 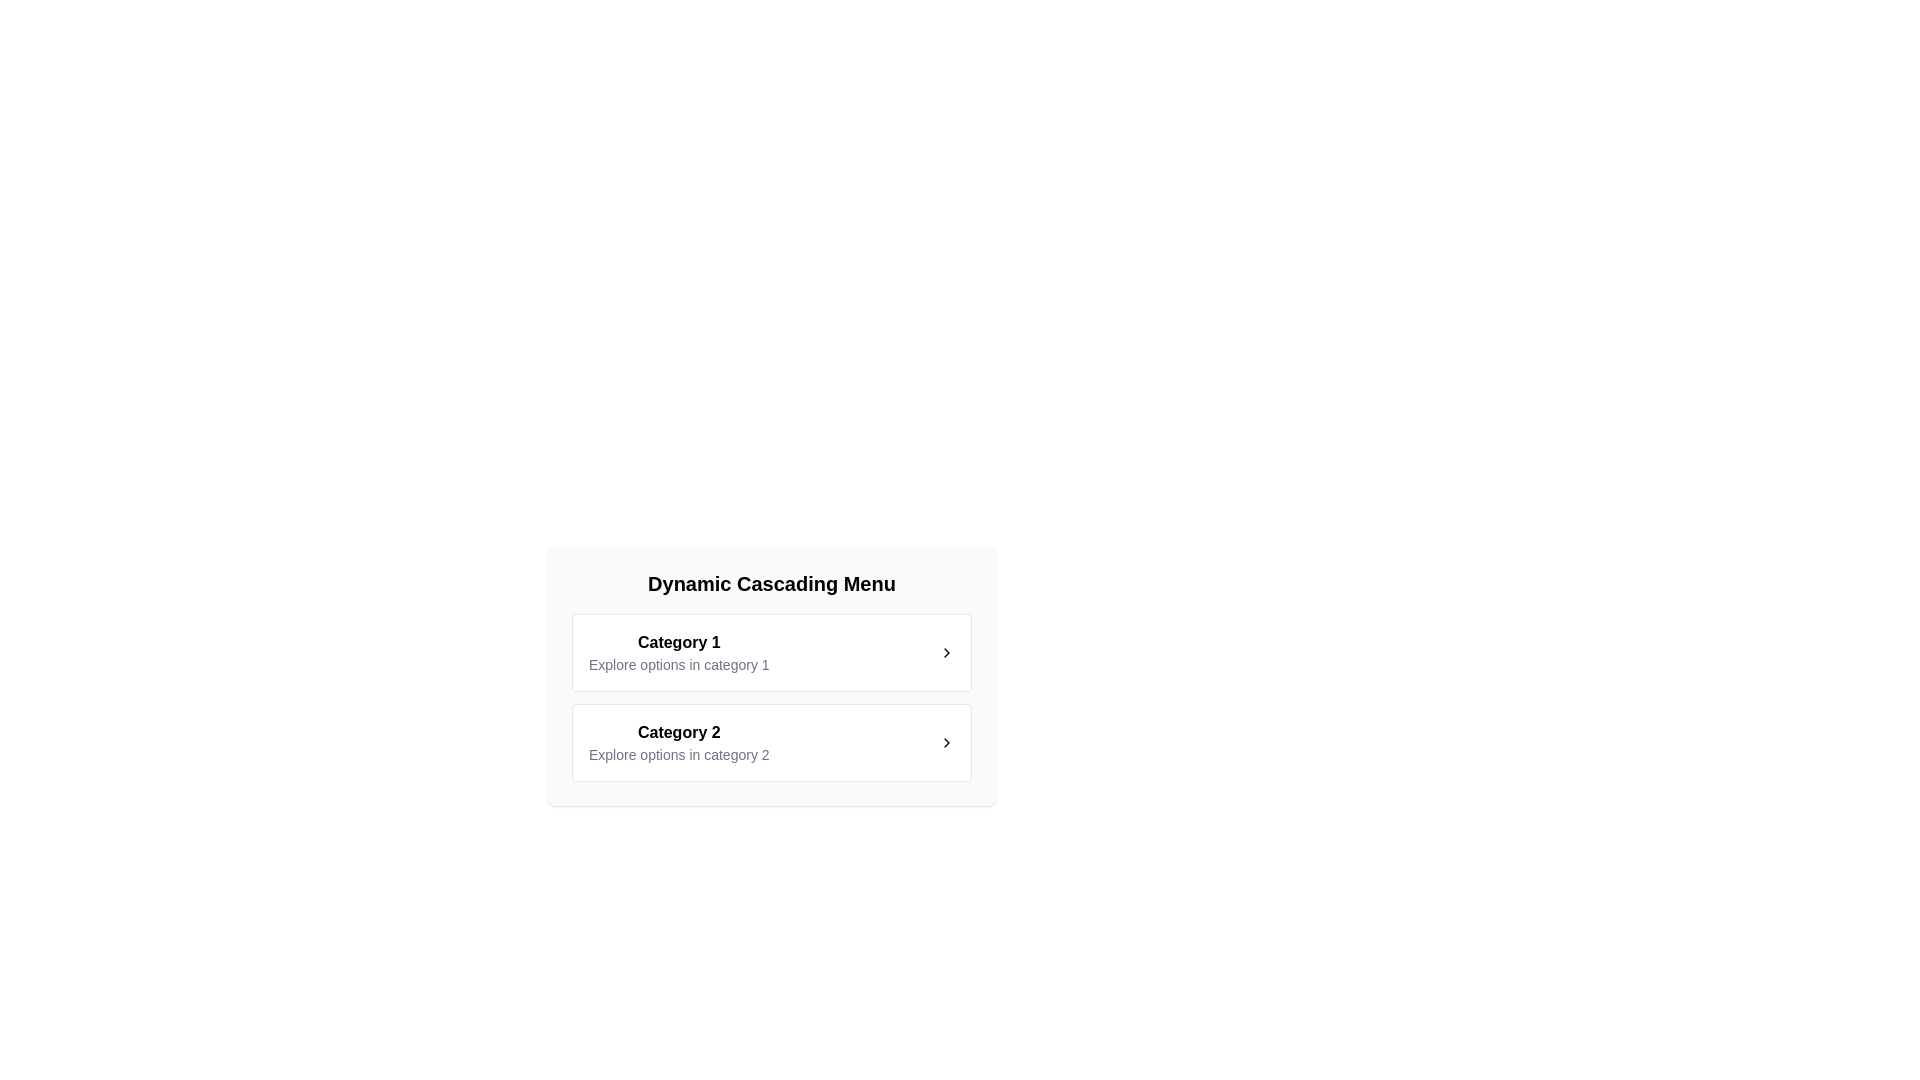 What do you see at coordinates (679, 652) in the screenshot?
I see `the clickable category label that serves as a text block containing a title and description for 'Category 1'` at bounding box center [679, 652].